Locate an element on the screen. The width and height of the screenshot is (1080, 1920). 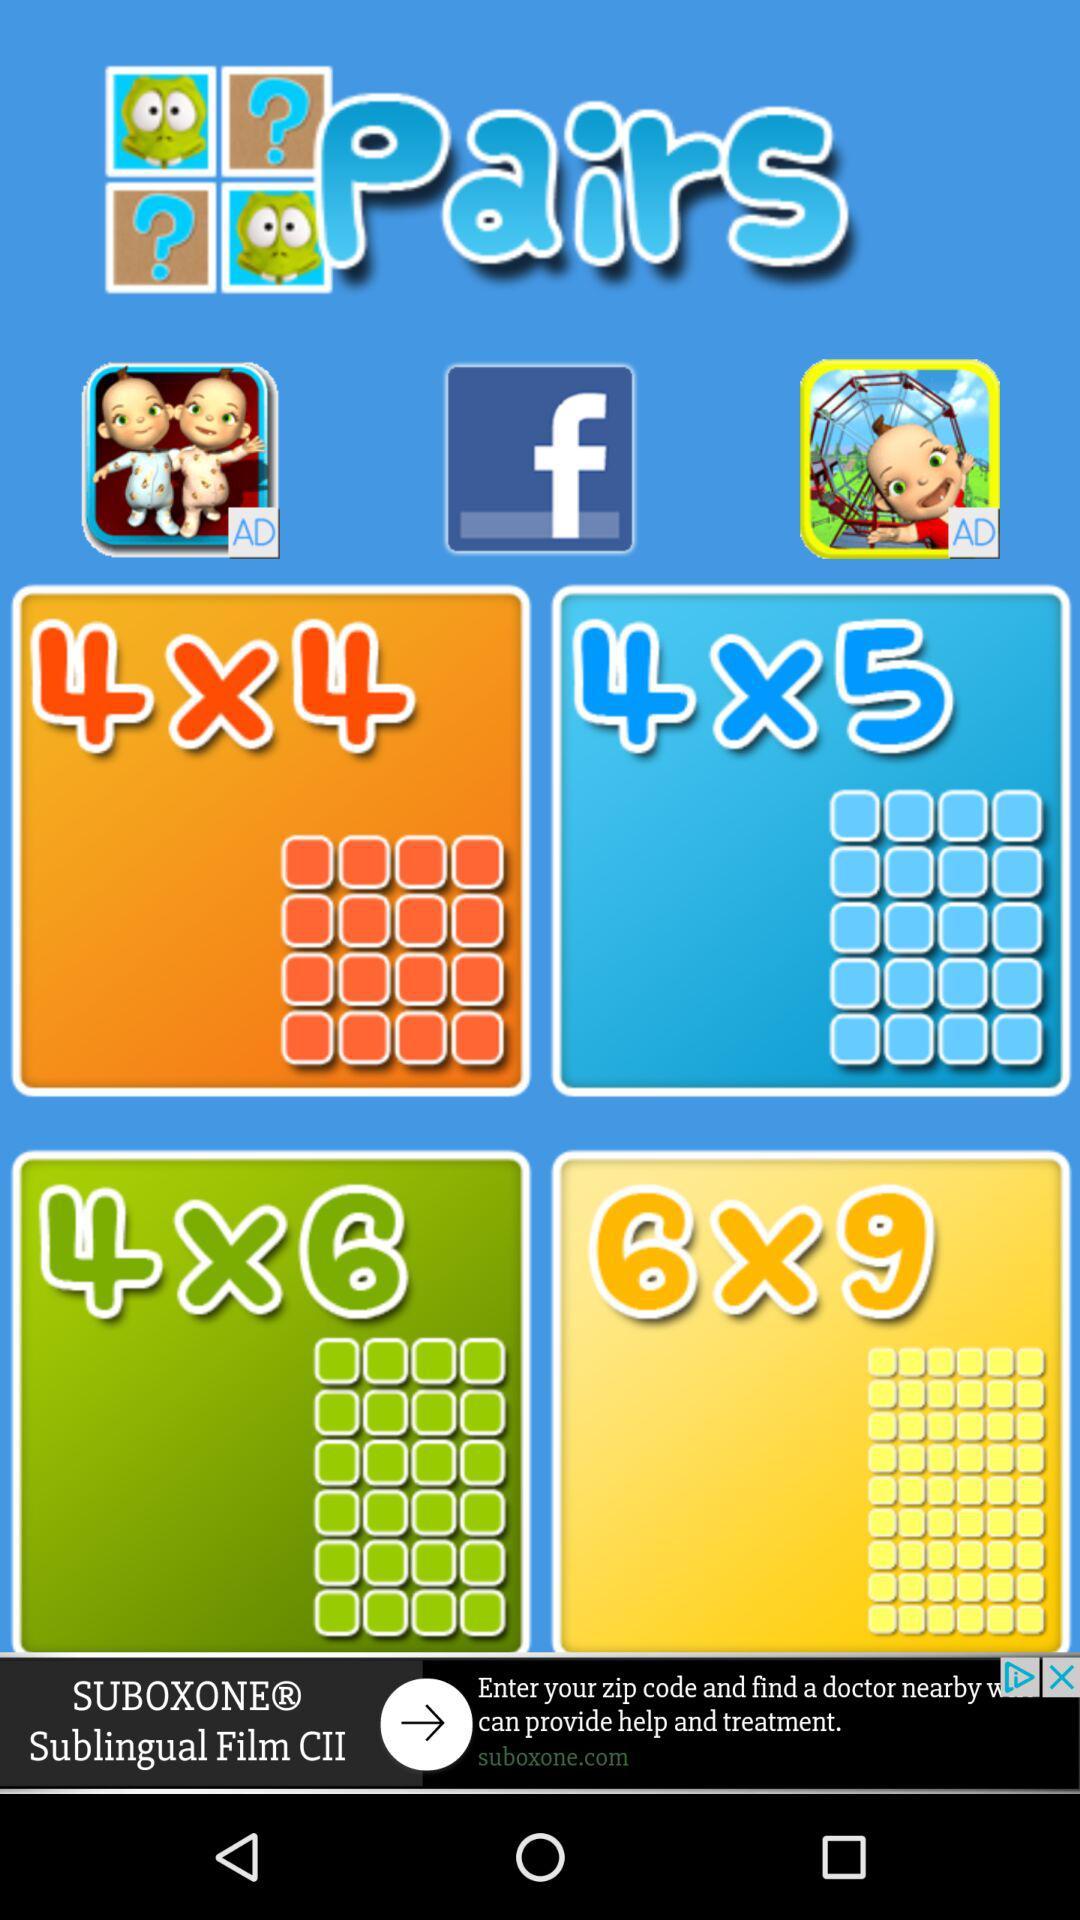
click 6x9 is located at coordinates (810, 1405).